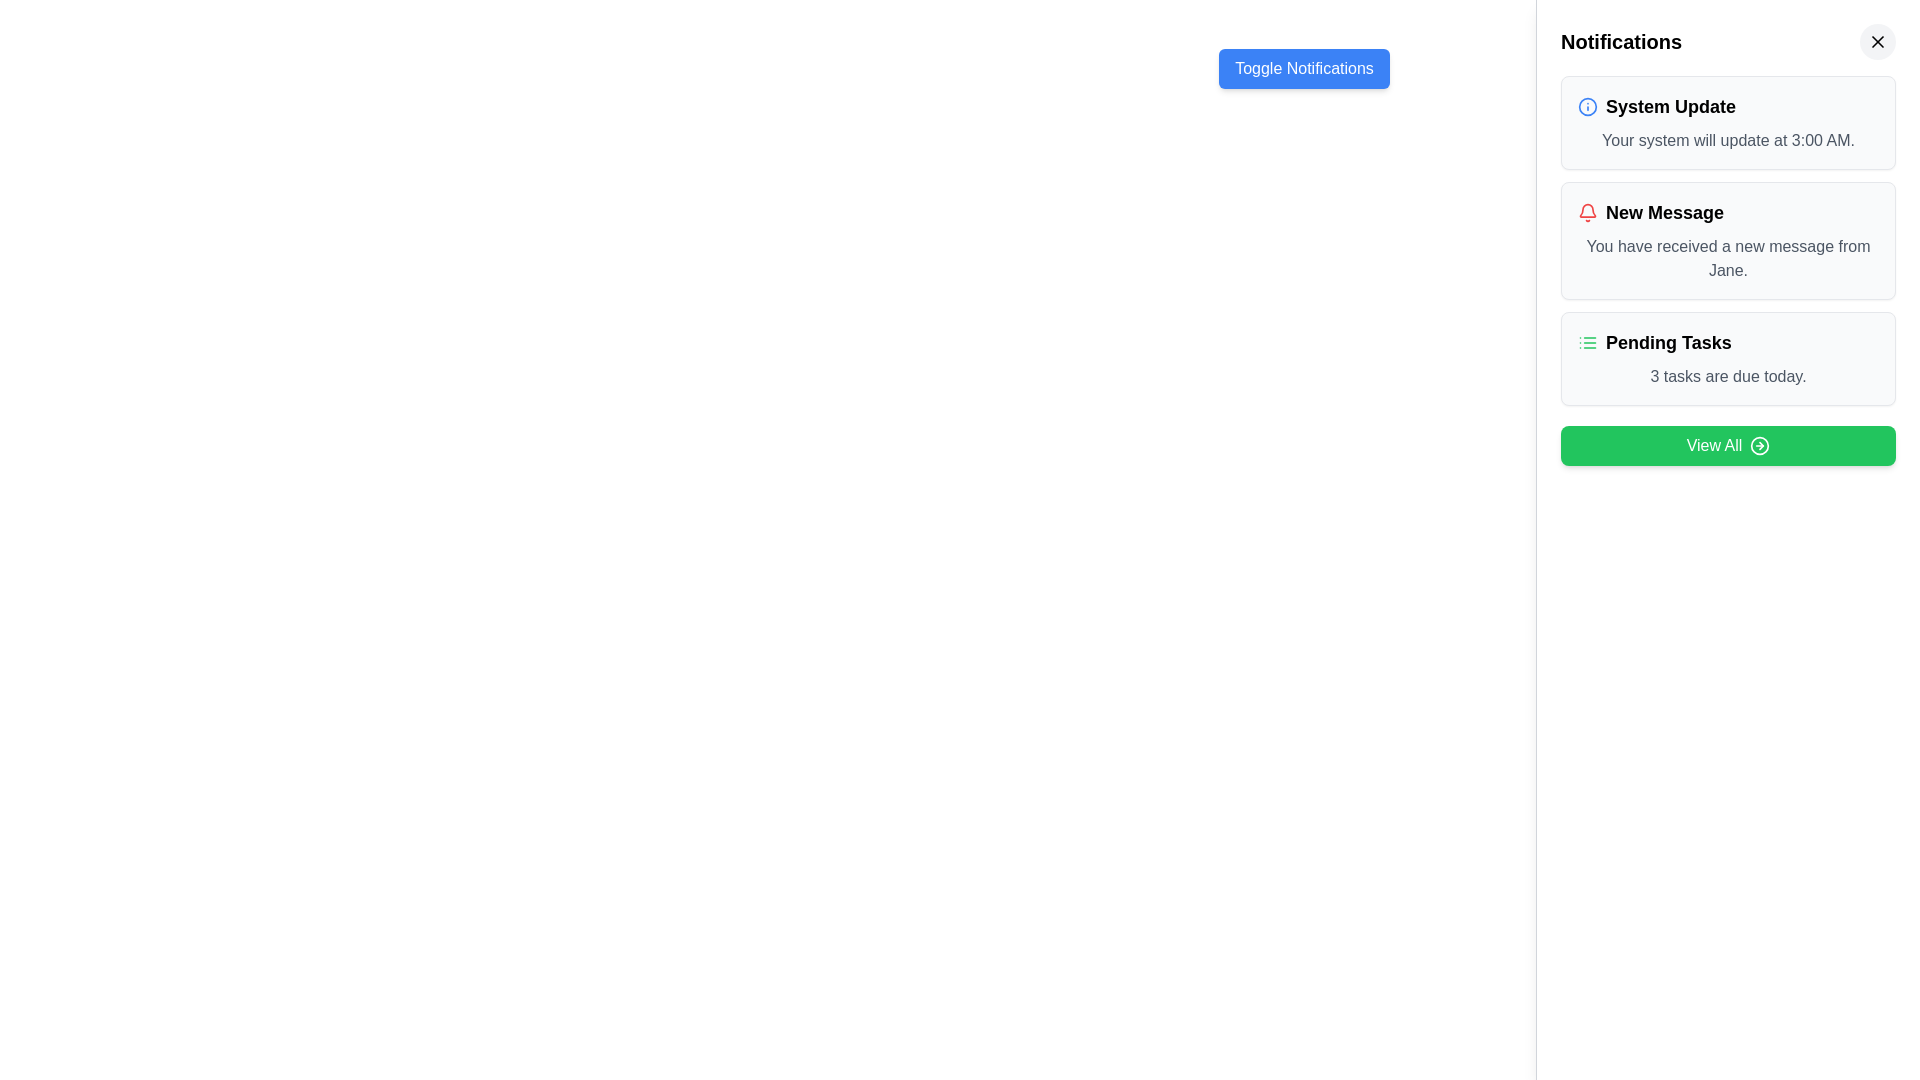  What do you see at coordinates (1587, 107) in the screenshot?
I see `the circular information icon with a blue outline located in the top notification block adjacent to the 'System Update' title` at bounding box center [1587, 107].